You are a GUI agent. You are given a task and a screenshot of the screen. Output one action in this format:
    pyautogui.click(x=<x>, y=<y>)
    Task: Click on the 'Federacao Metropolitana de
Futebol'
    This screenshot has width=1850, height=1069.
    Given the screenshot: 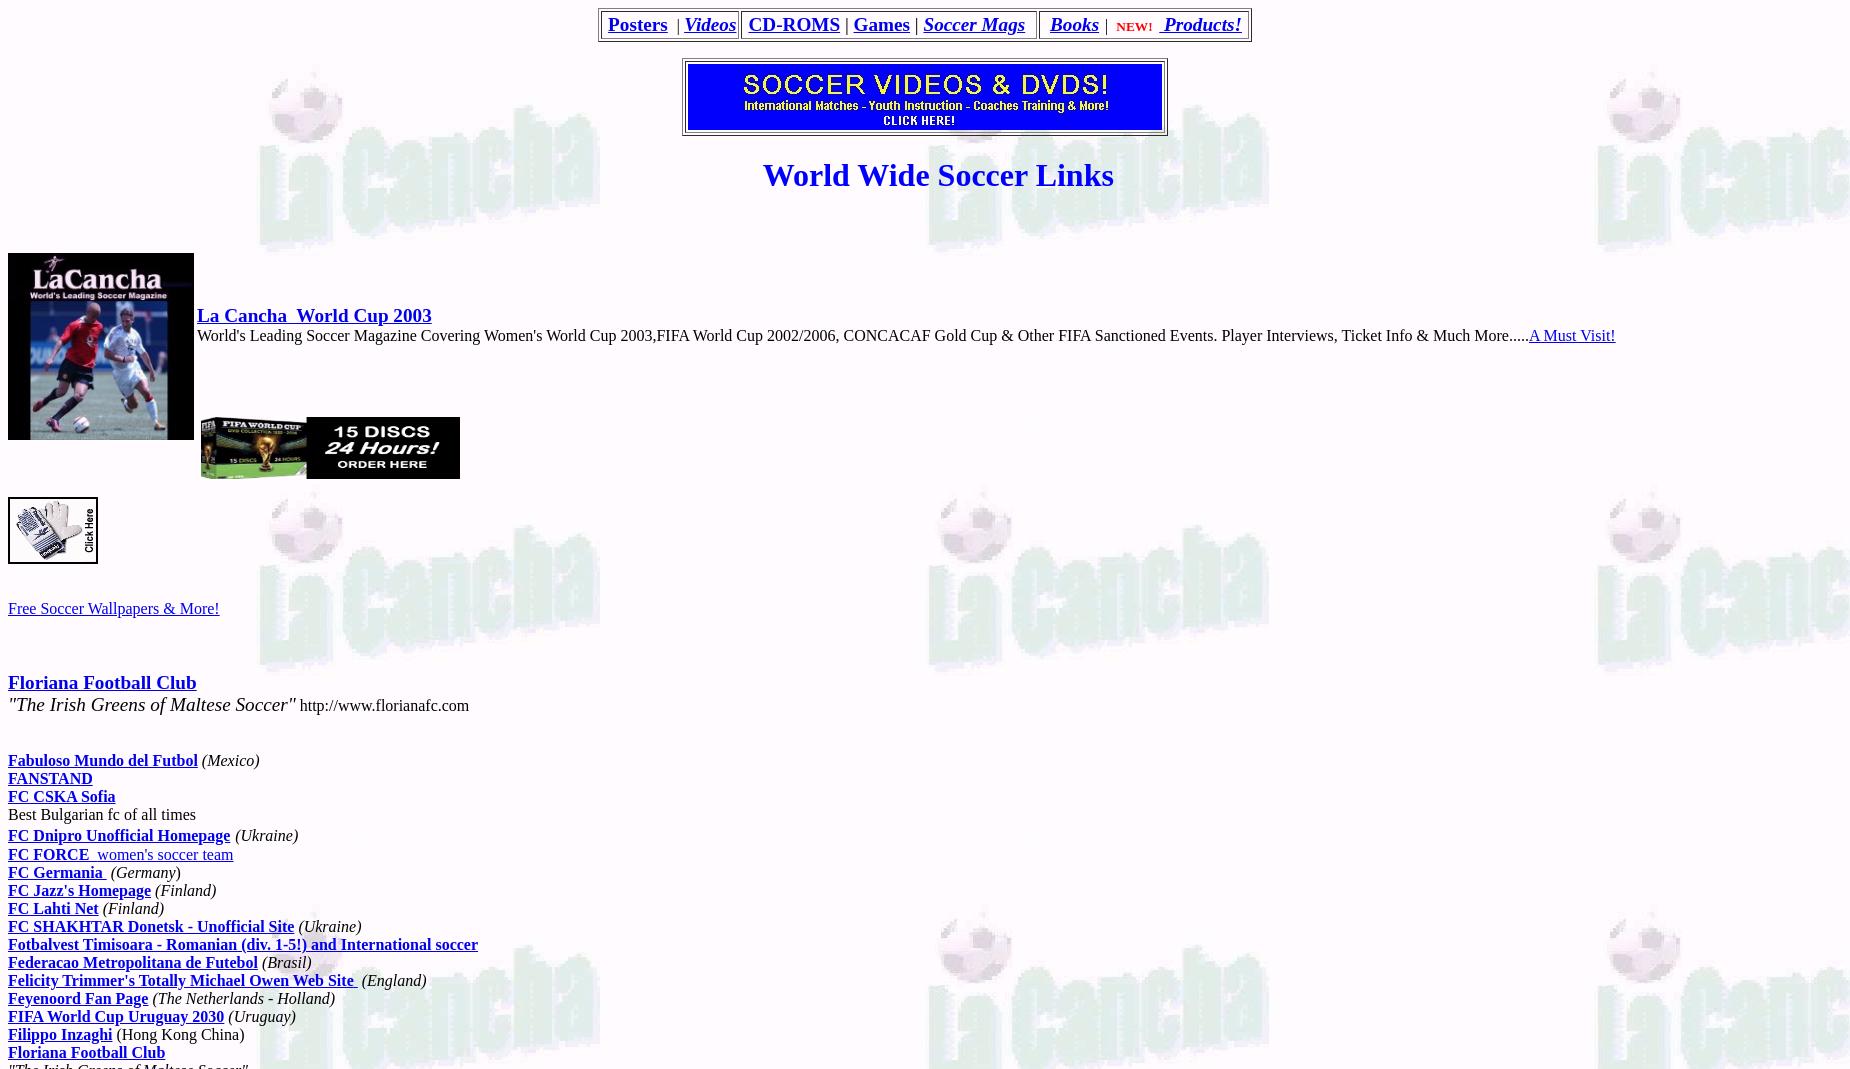 What is the action you would take?
    pyautogui.click(x=131, y=960)
    